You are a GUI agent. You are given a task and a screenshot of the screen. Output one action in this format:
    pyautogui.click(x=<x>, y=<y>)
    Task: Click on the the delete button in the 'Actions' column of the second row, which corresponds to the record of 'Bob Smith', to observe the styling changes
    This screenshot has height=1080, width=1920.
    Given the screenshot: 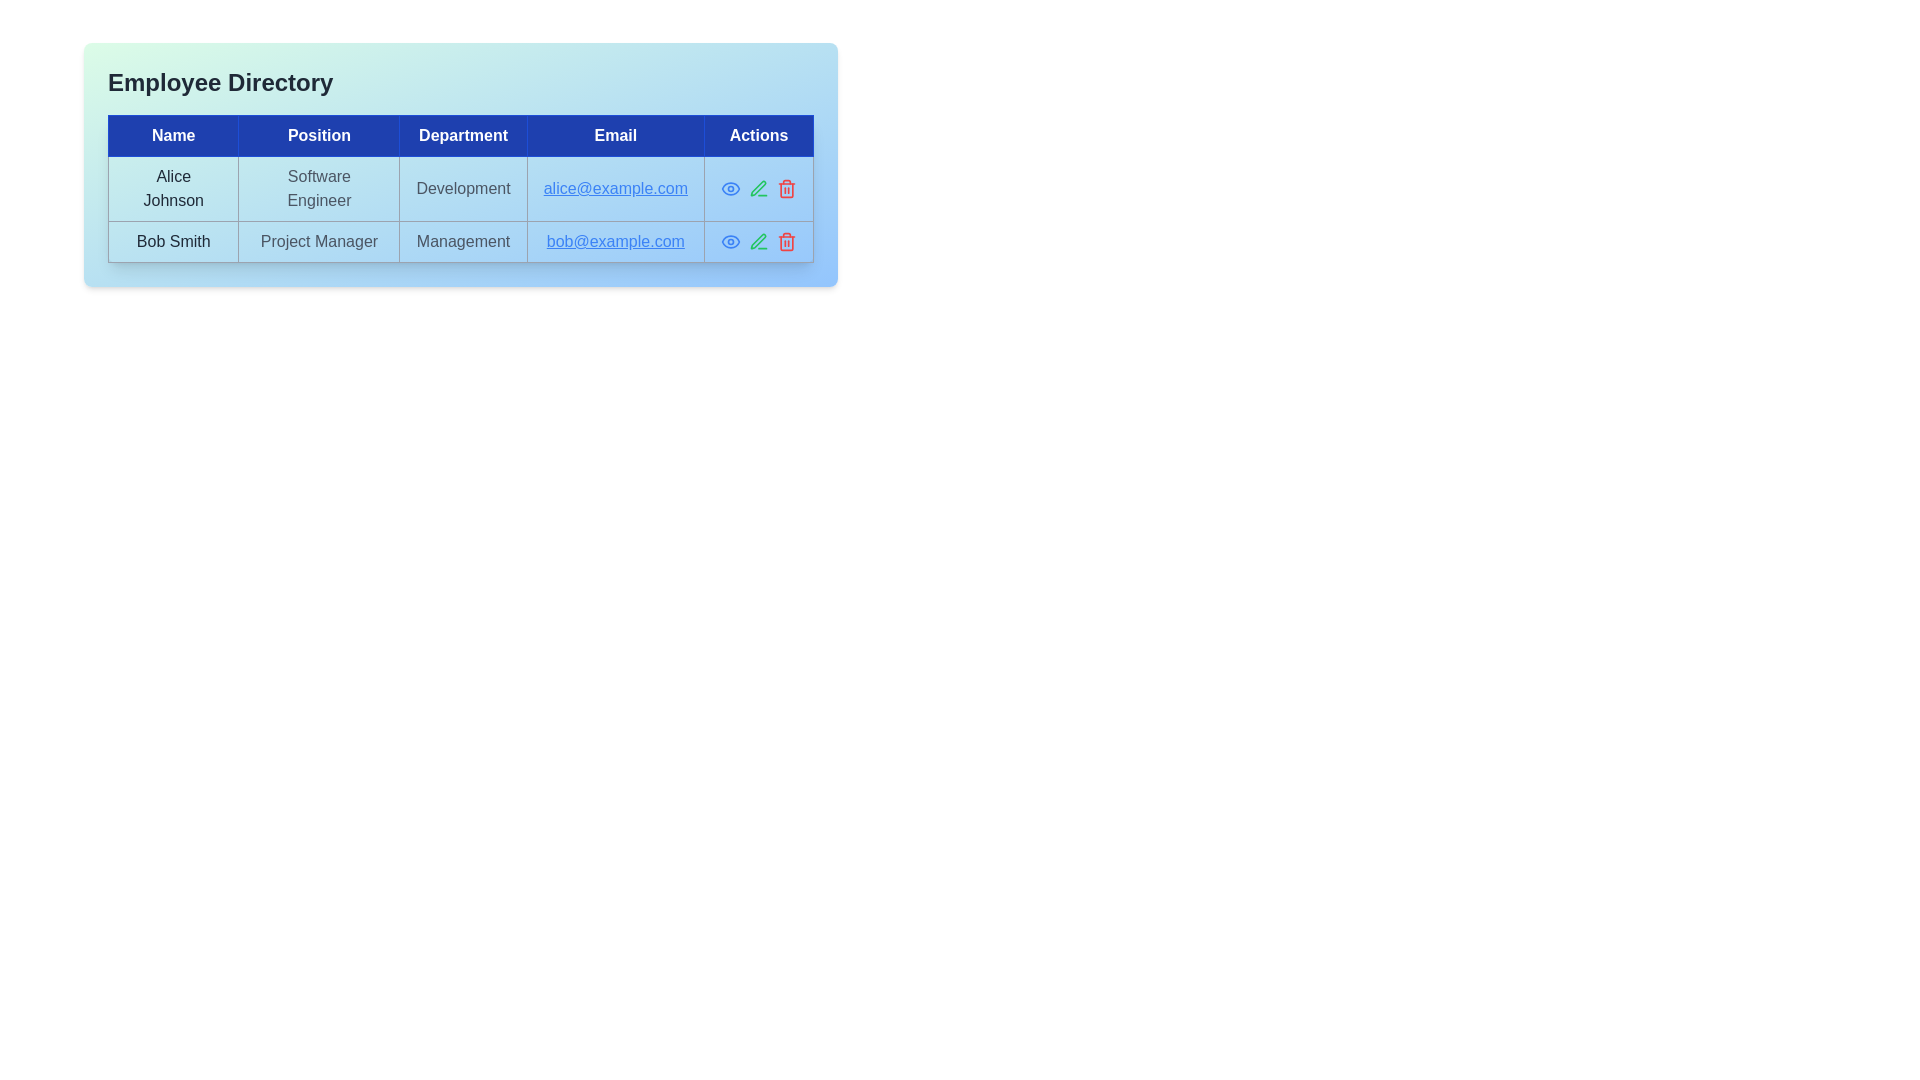 What is the action you would take?
    pyautogui.click(x=786, y=241)
    